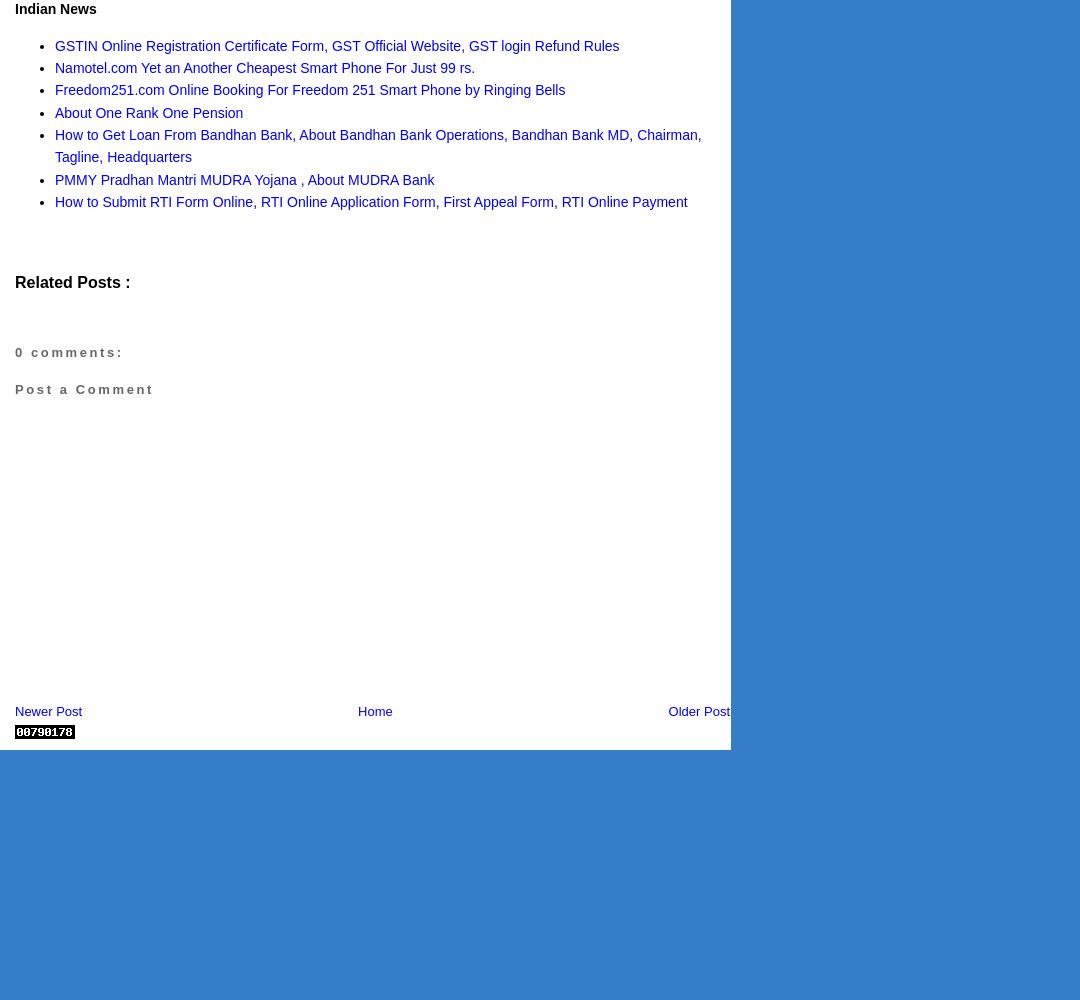 Image resolution: width=1080 pixels, height=1000 pixels. What do you see at coordinates (243, 179) in the screenshot?
I see `'PMMY Pradhan Mantri MUDRA Yojana , About MUDRA Bank'` at bounding box center [243, 179].